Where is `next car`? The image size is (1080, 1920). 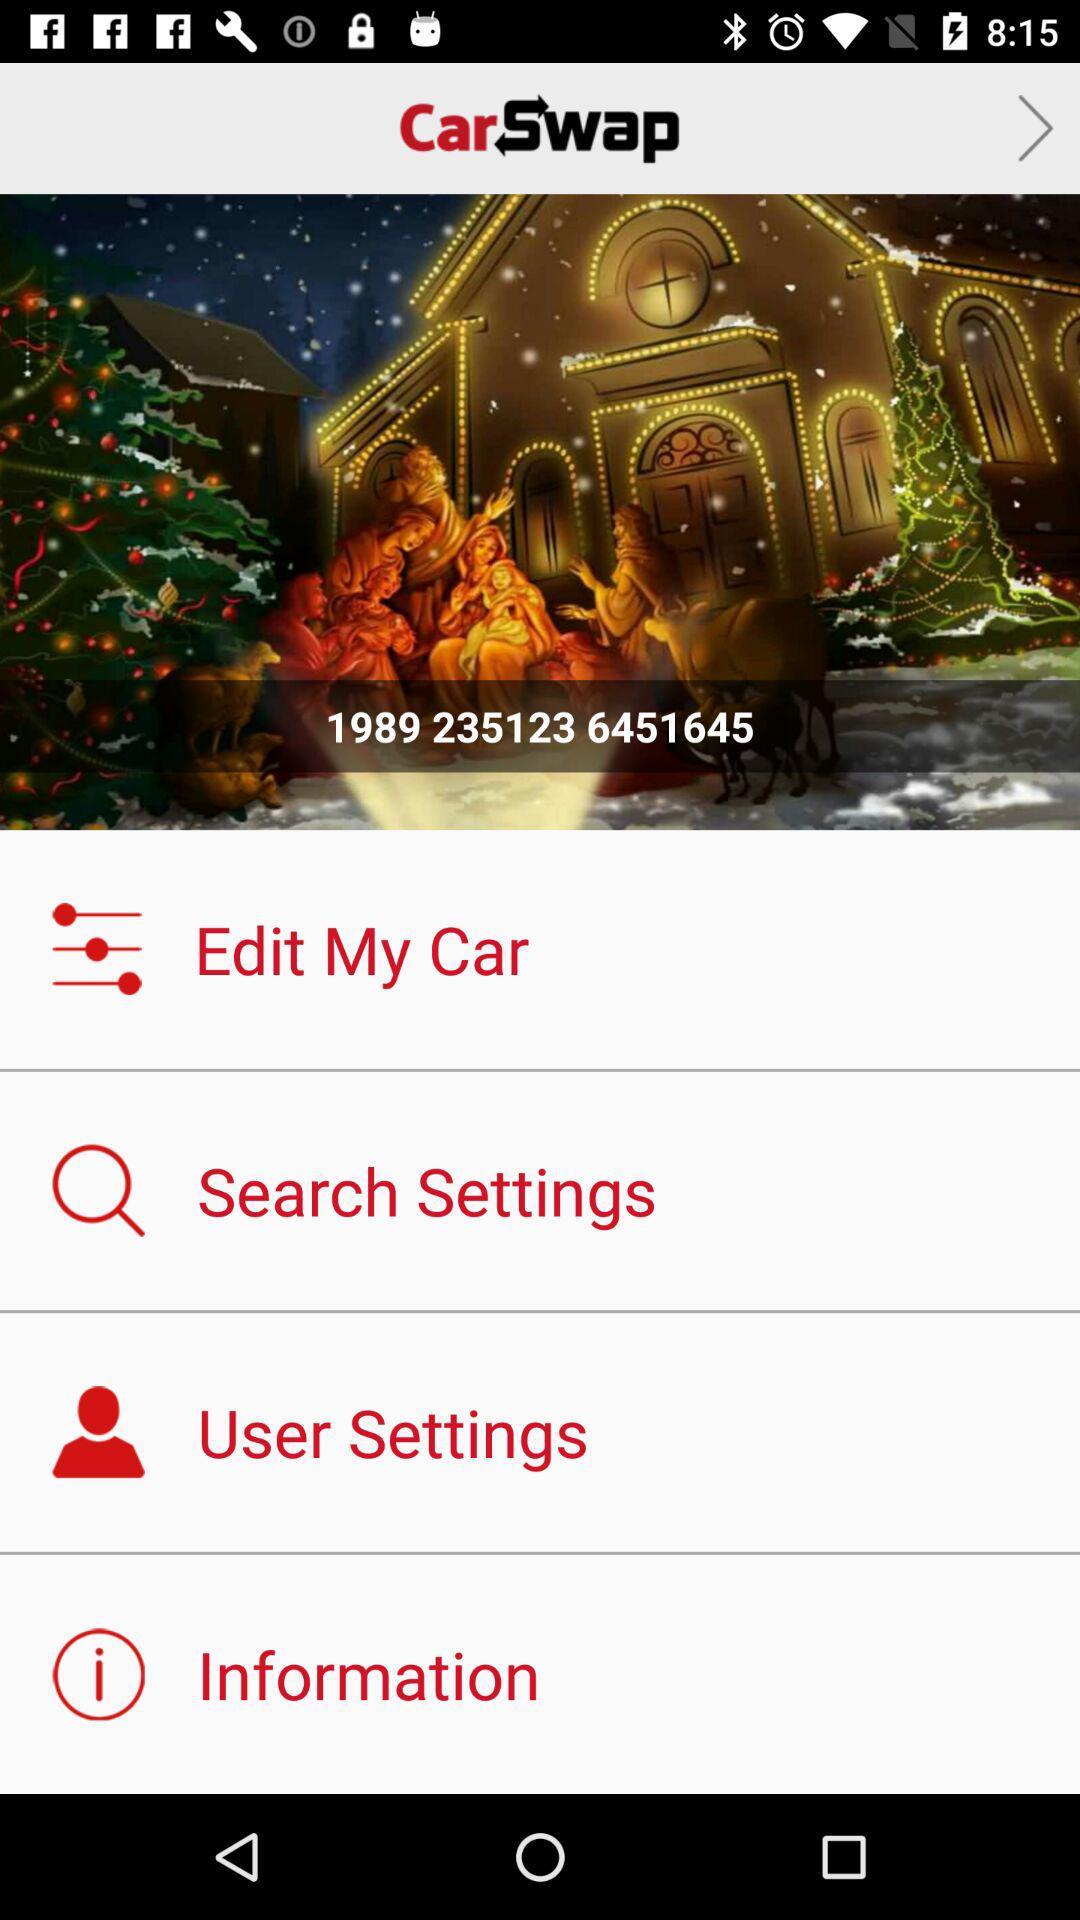
next car is located at coordinates (1035, 127).